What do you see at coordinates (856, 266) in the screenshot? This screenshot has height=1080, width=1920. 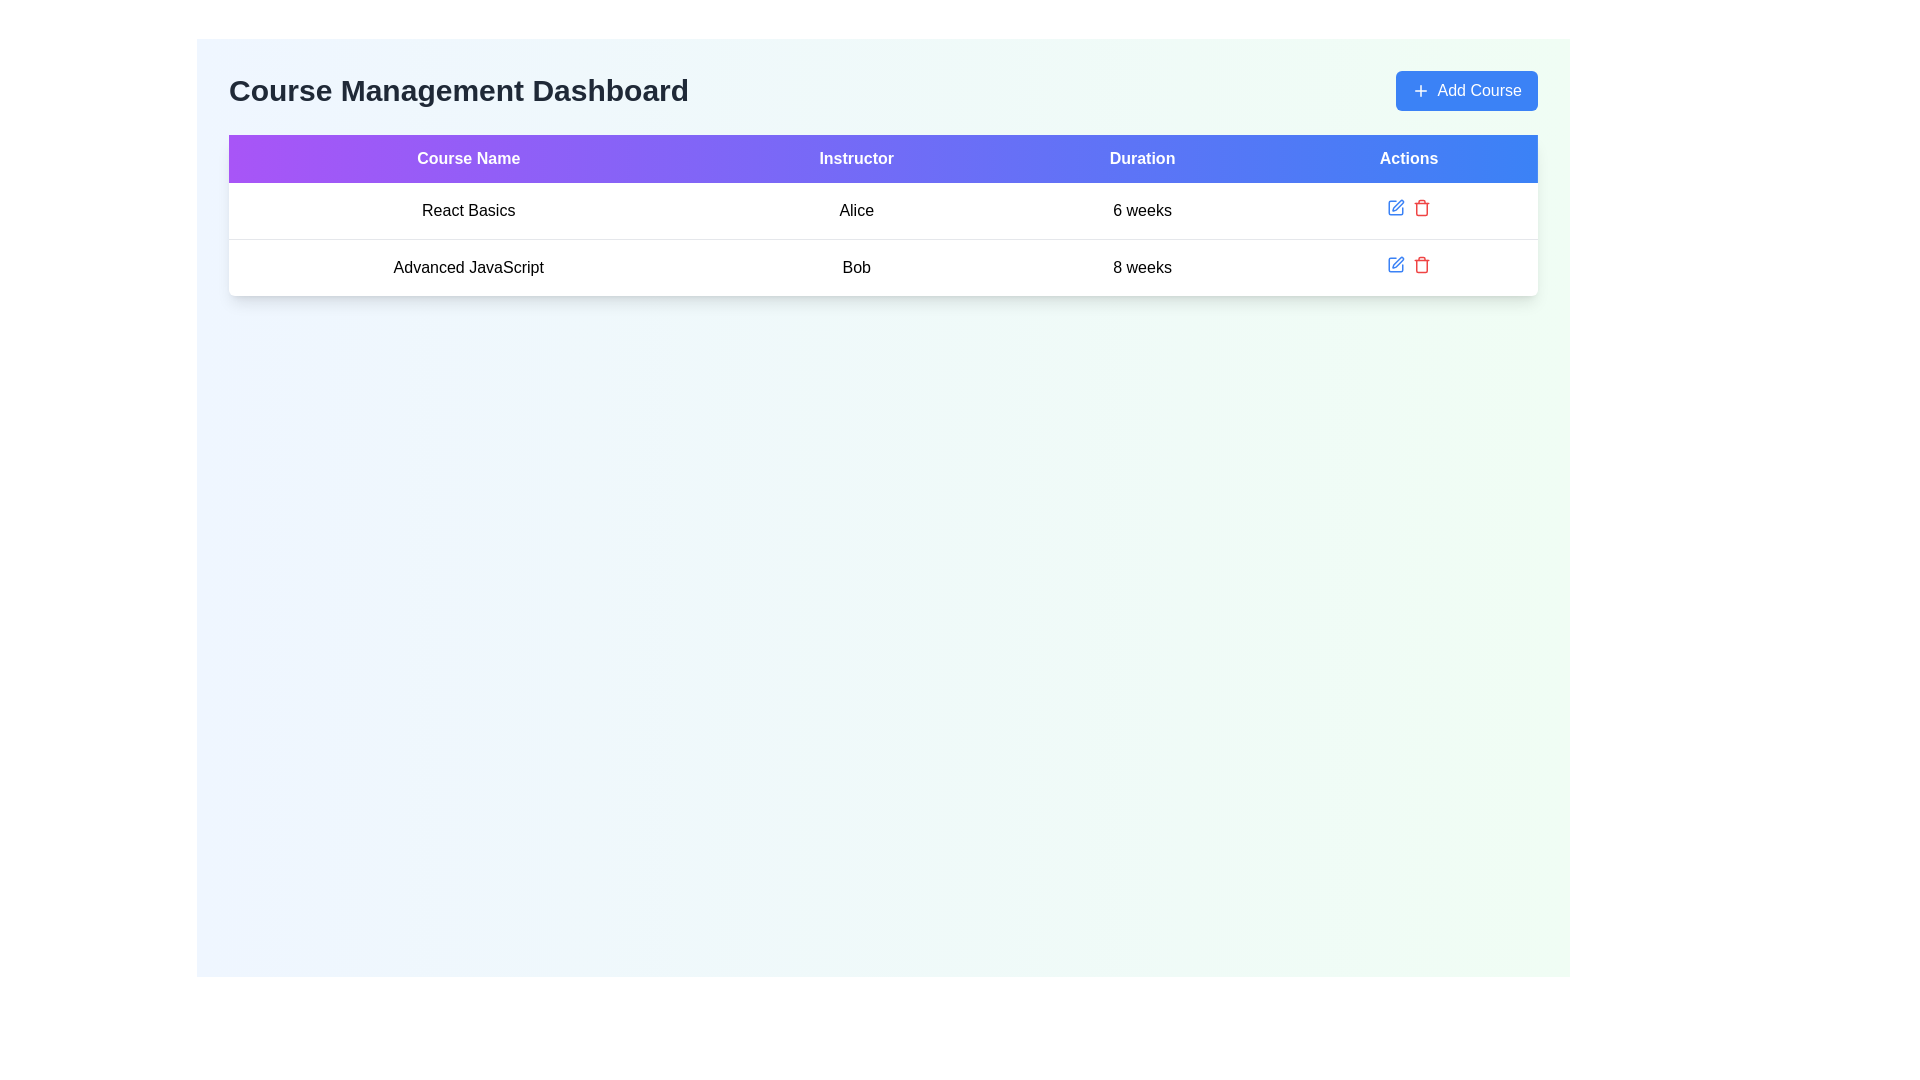 I see `the centered text display reading 'Bob' located in the second row of the table under the 'Instructor' column` at bounding box center [856, 266].